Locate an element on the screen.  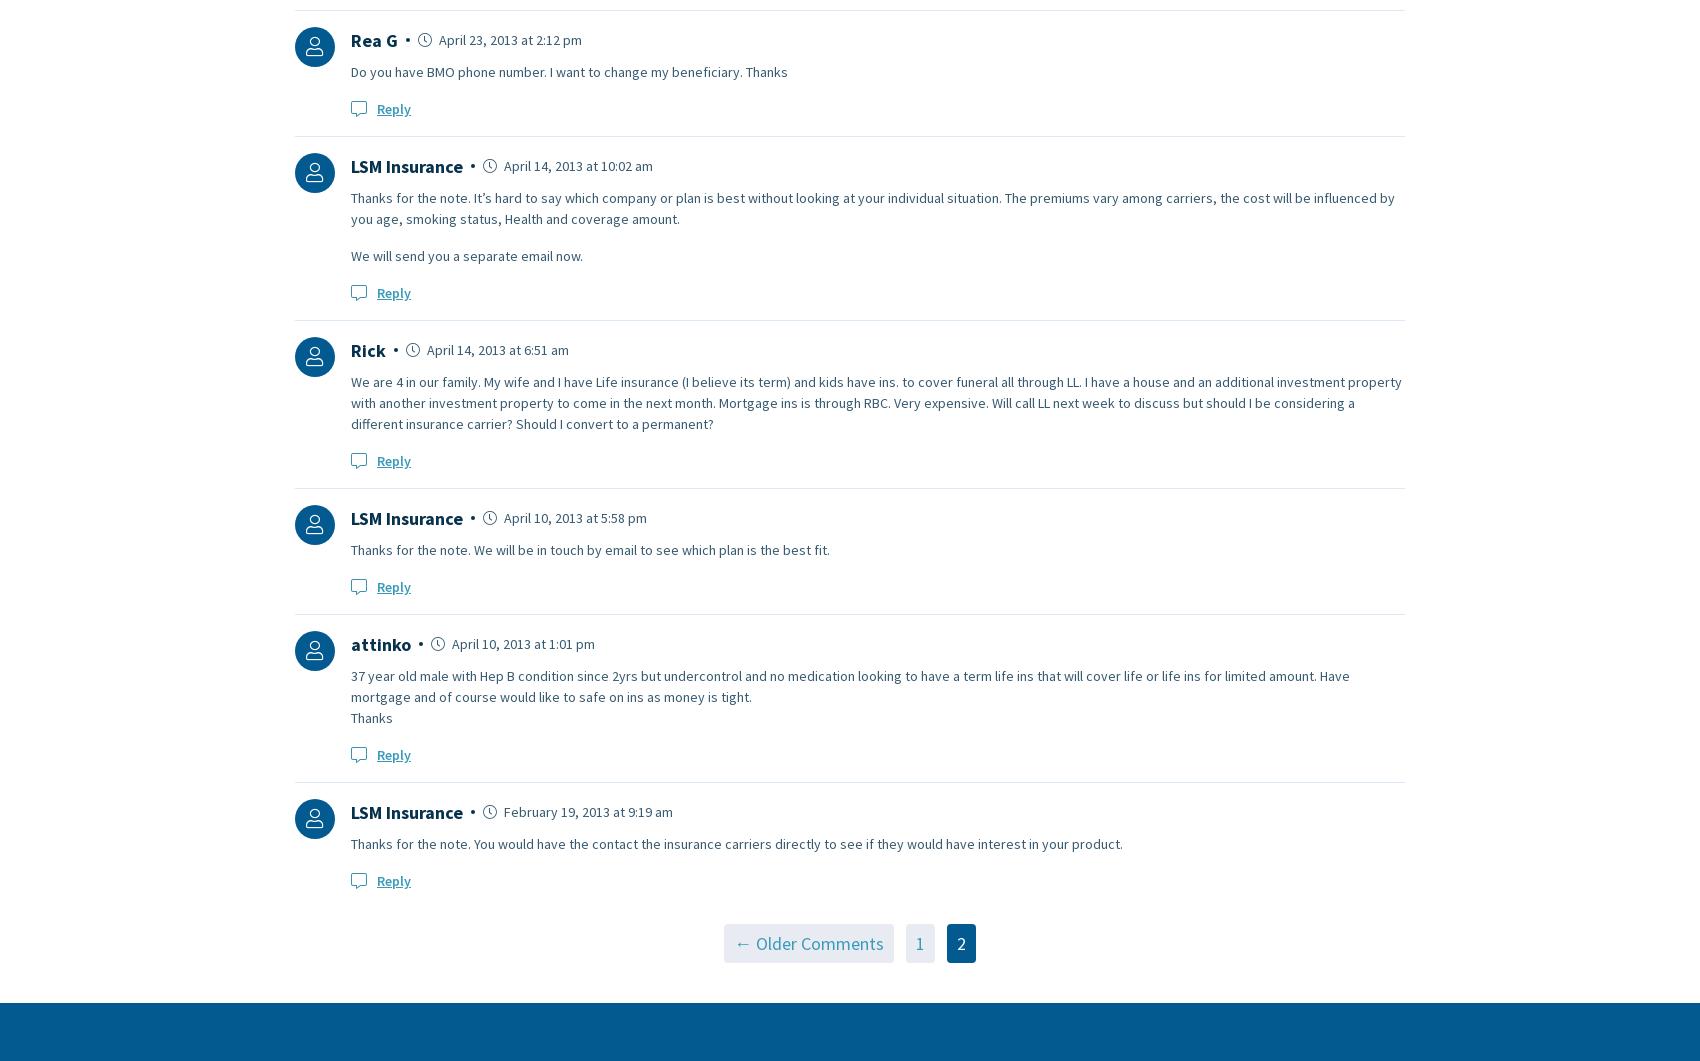
'37 year old male with Hep B condition since 2yrs but undercontrol and no medication looking to have a term life ins that will cover life or life ins for limited amount. Have mortgage and of course would like to safe on ins as money is tight.' is located at coordinates (850, 684).